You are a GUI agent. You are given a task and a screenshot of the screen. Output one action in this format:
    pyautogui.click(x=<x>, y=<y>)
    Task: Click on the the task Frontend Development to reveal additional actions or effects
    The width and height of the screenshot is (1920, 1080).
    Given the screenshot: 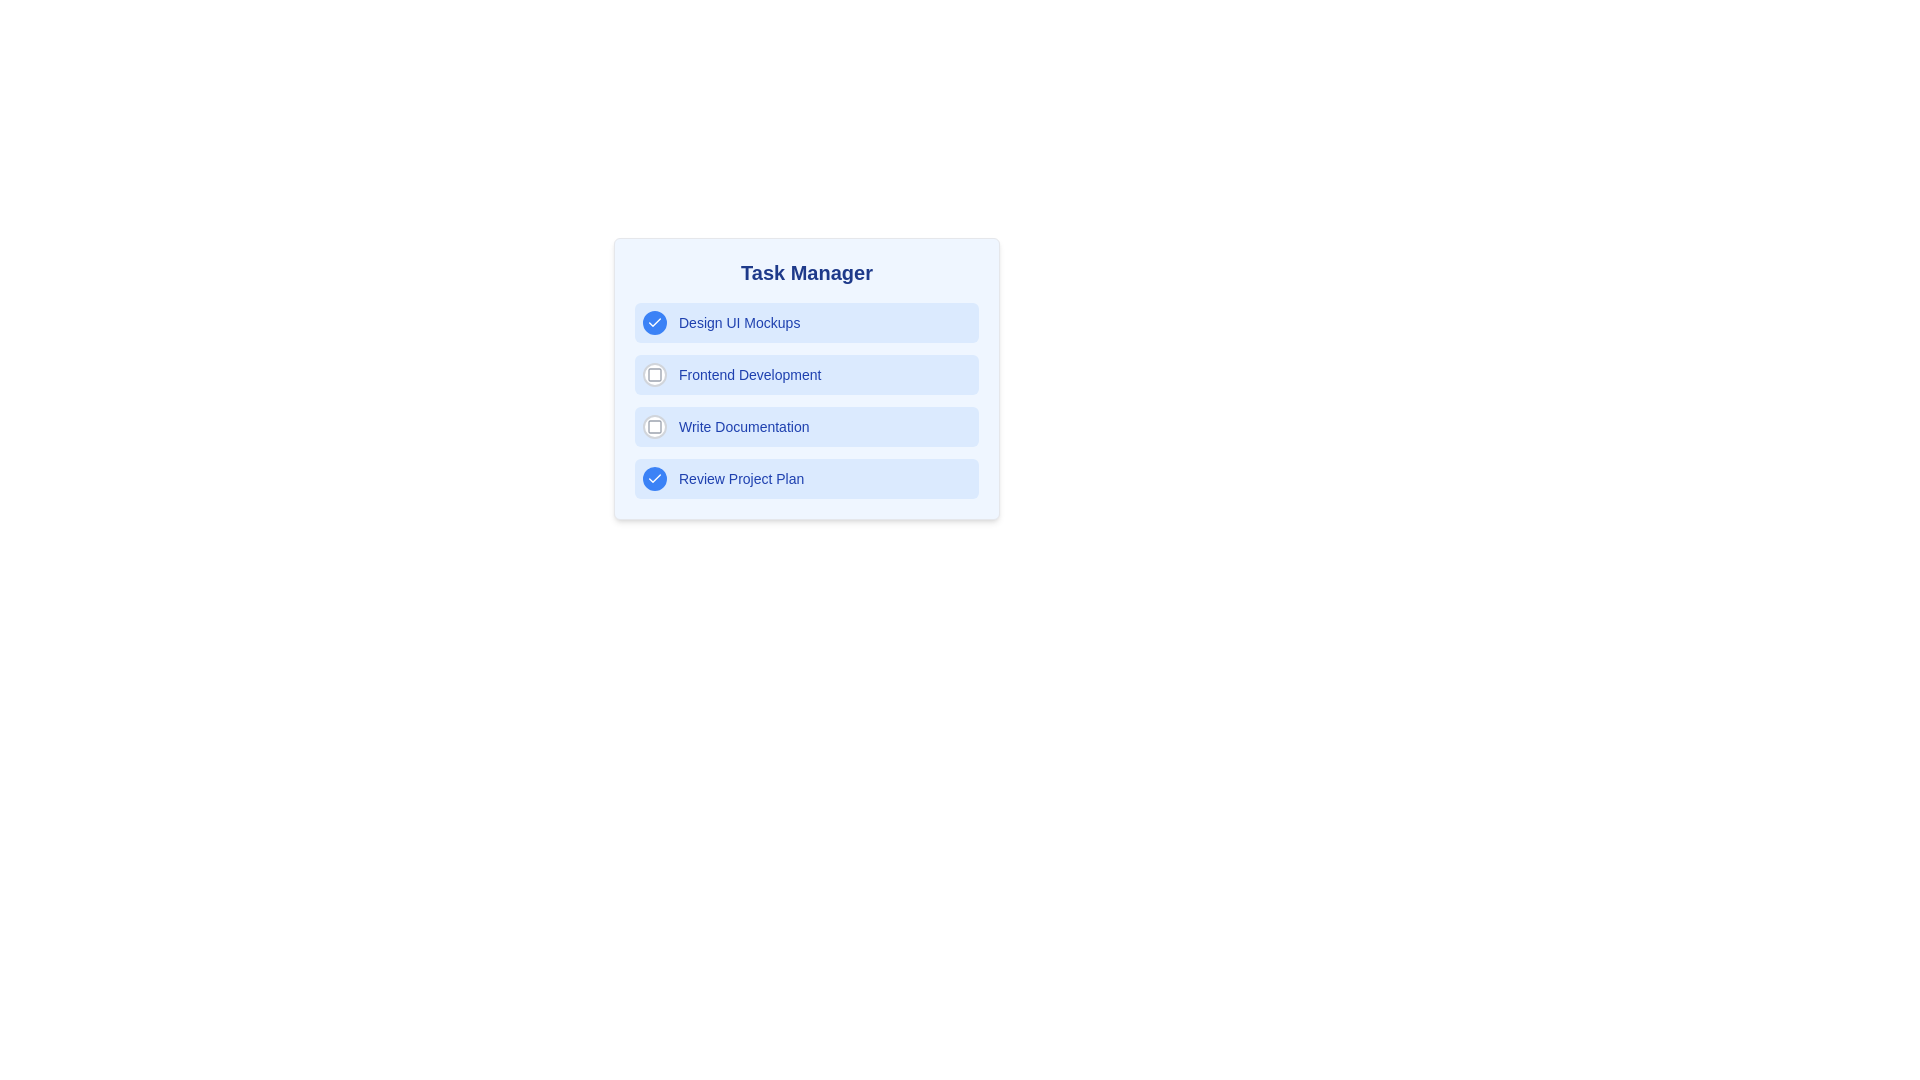 What is the action you would take?
    pyautogui.click(x=806, y=374)
    